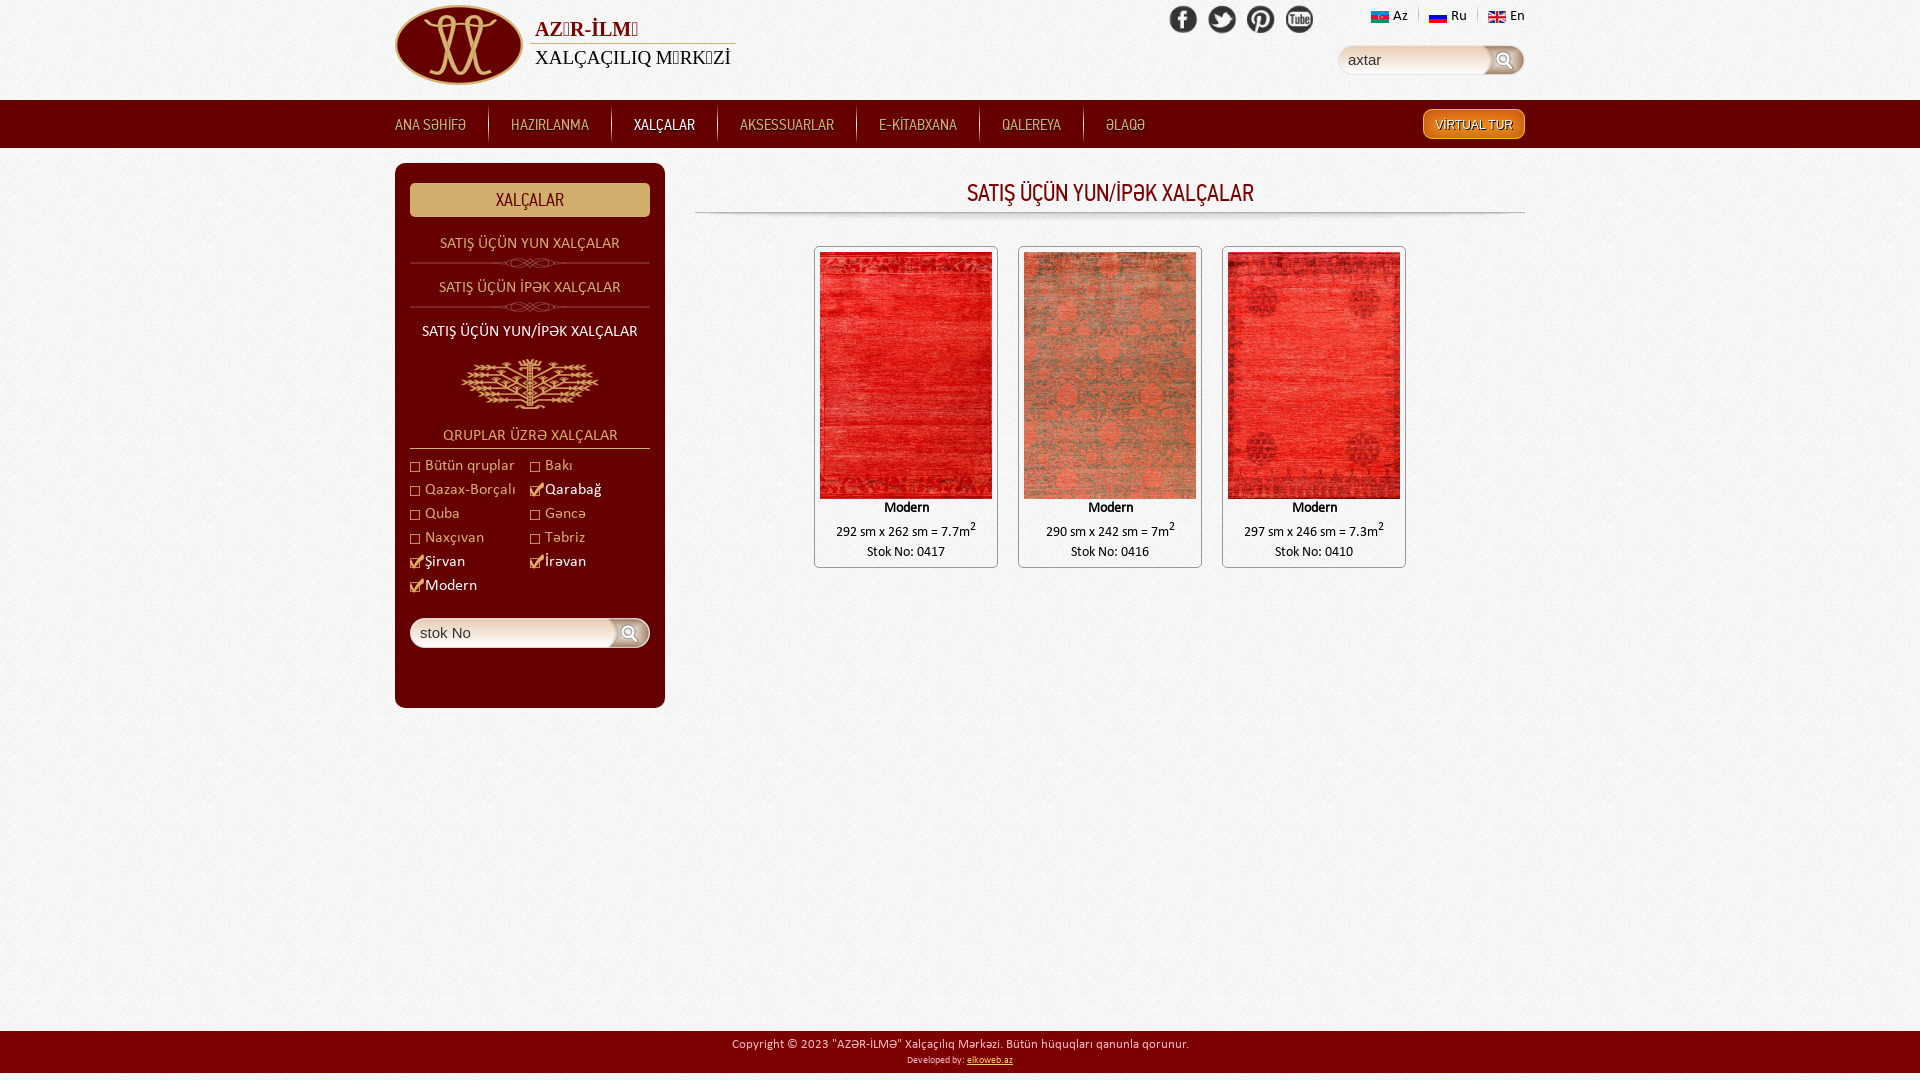 The image size is (1920, 1080). What do you see at coordinates (434, 512) in the screenshot?
I see `'Quba'` at bounding box center [434, 512].